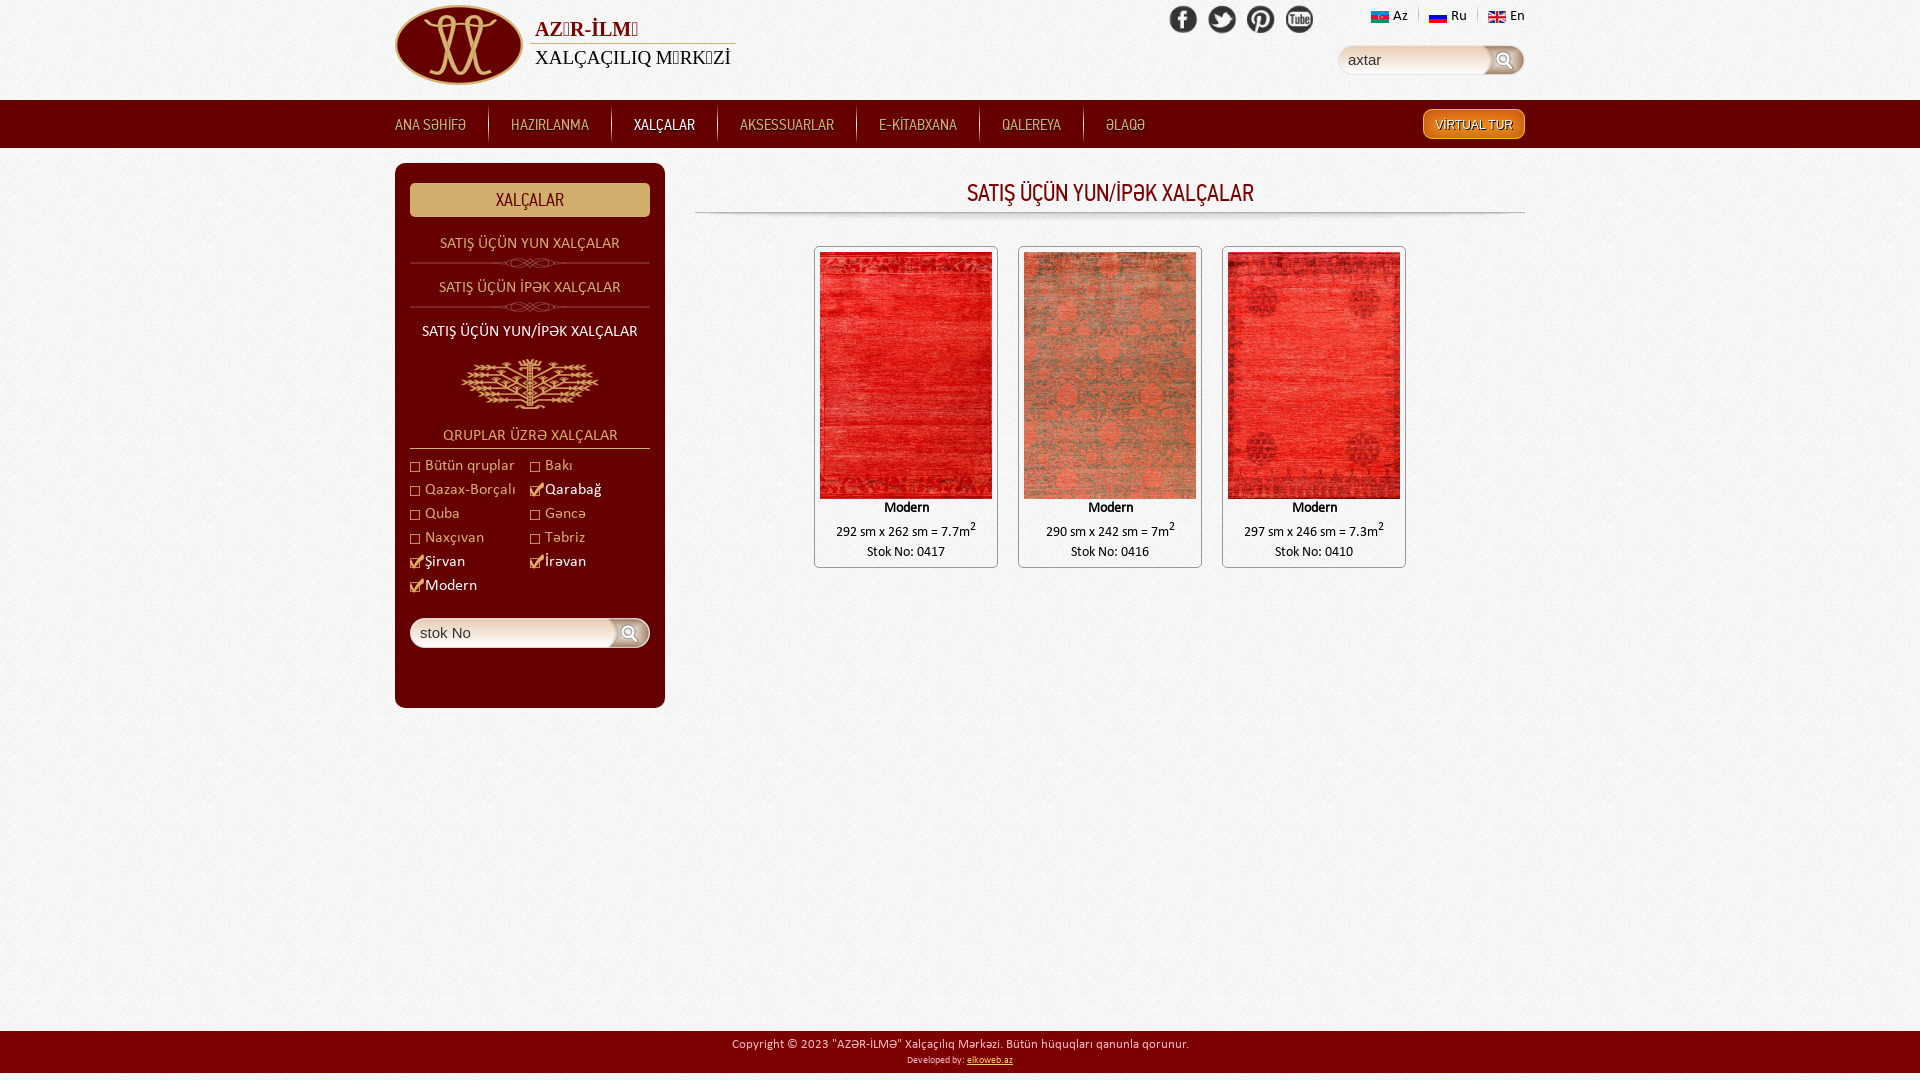 The image size is (1920, 1080). What do you see at coordinates (434, 512) in the screenshot?
I see `'Quba'` at bounding box center [434, 512].